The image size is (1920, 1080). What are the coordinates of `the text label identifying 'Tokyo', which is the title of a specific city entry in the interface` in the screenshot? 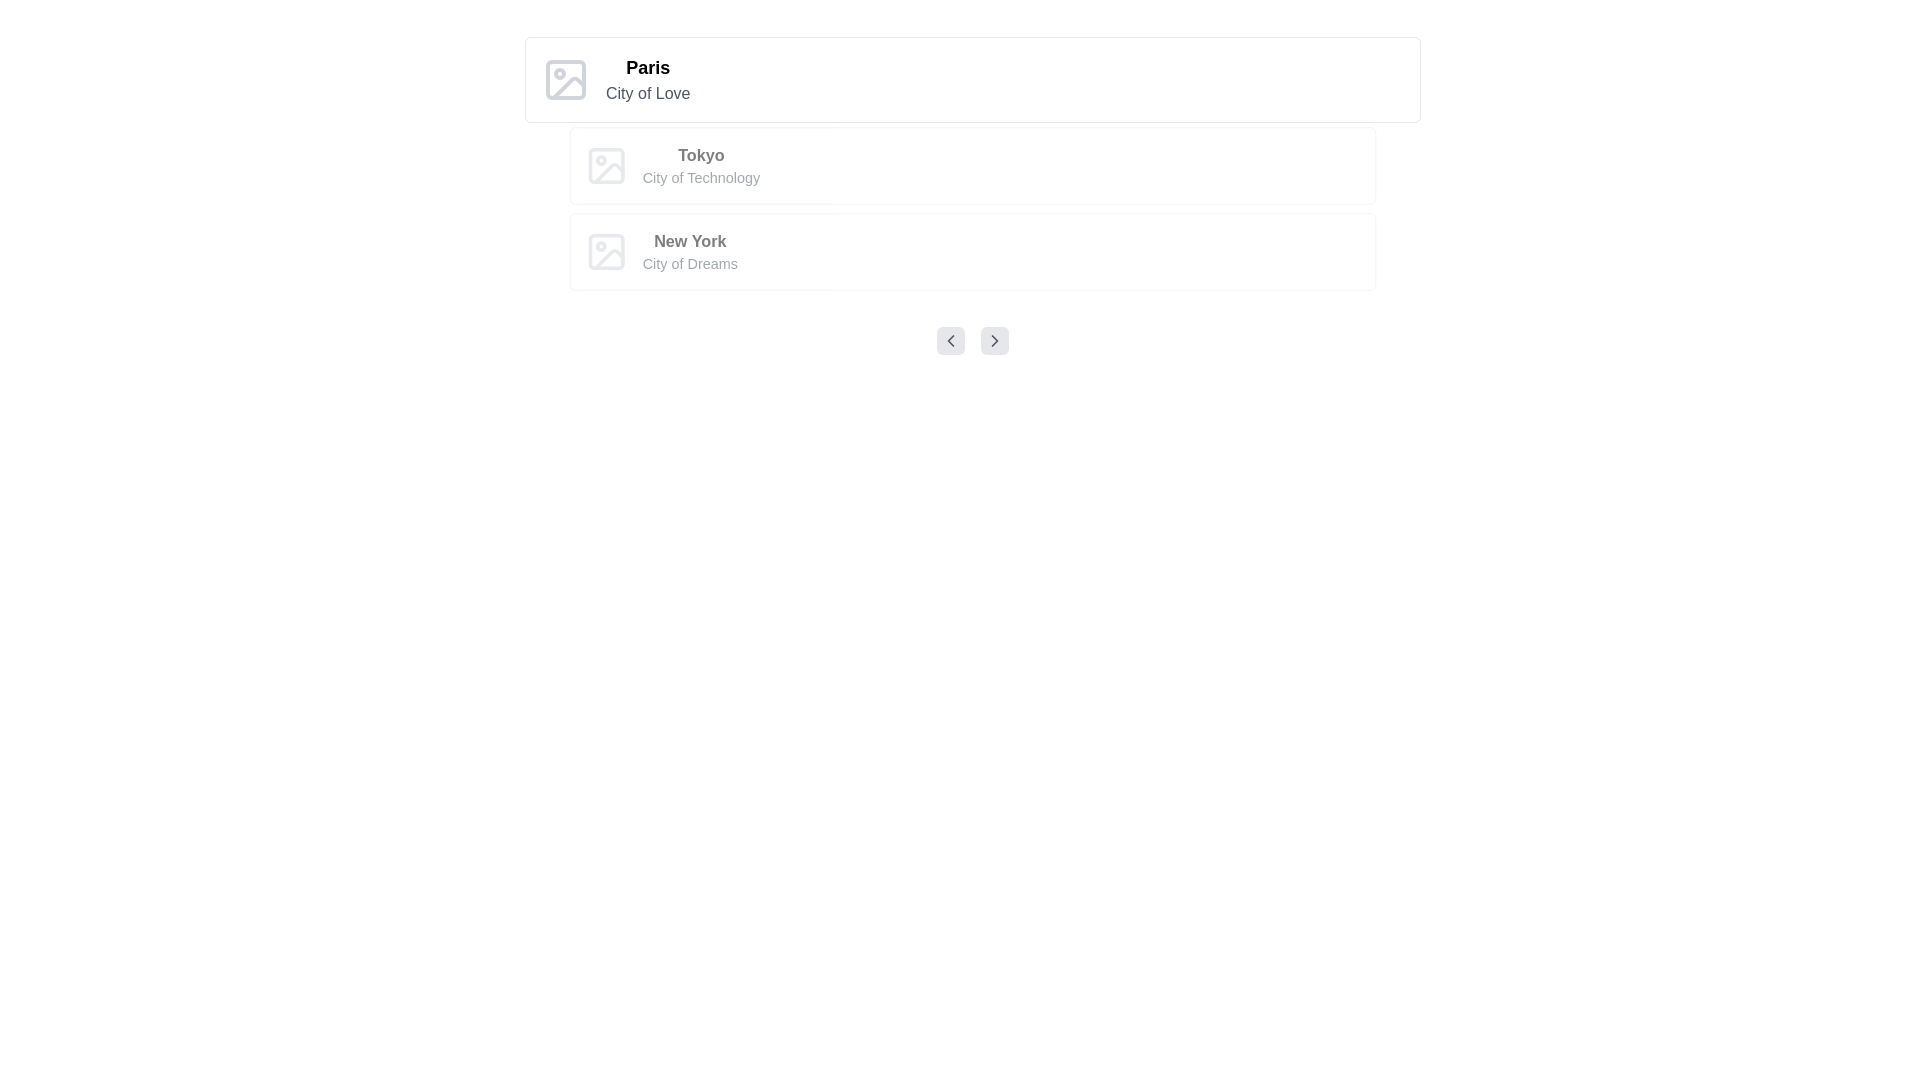 It's located at (701, 154).